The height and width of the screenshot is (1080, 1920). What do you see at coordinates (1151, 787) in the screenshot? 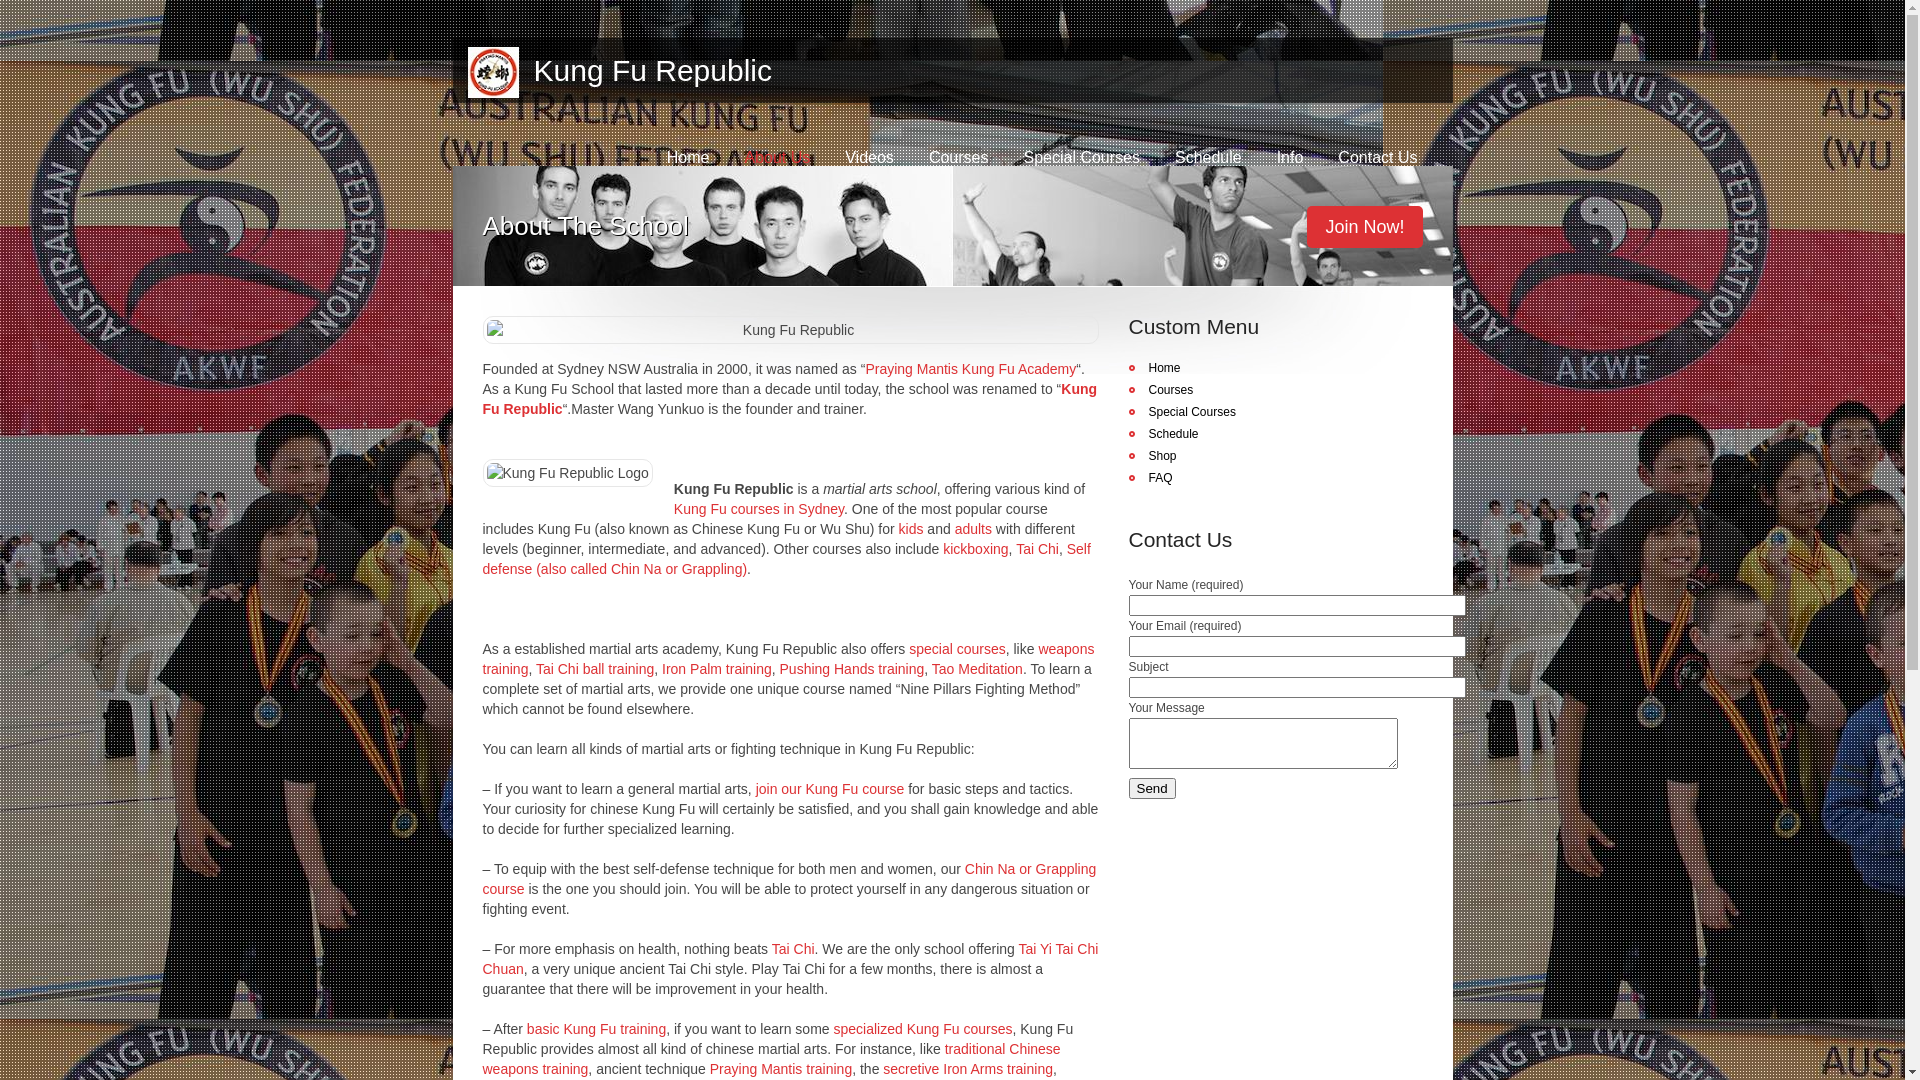
I see `'Send'` at bounding box center [1151, 787].